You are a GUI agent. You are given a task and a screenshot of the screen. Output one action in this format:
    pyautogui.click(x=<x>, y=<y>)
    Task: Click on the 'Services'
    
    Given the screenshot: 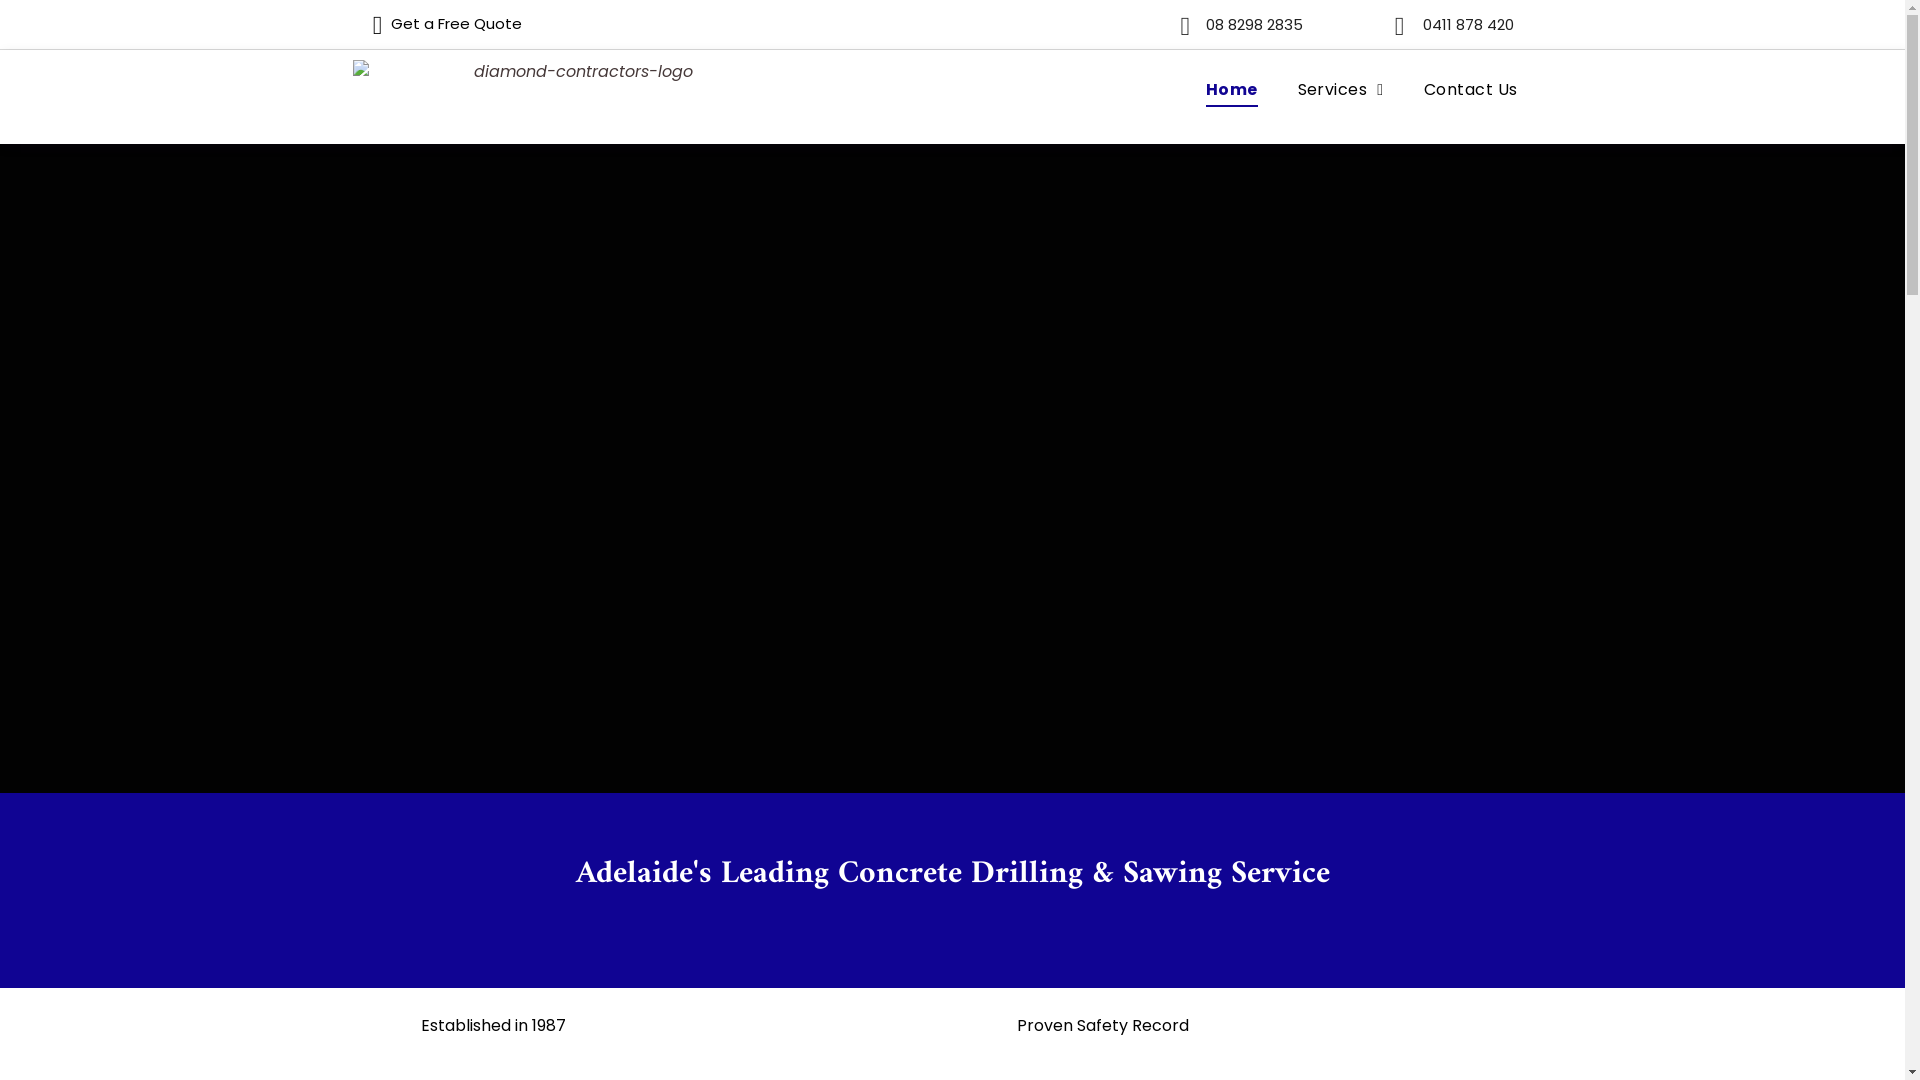 What is the action you would take?
    pyautogui.click(x=1340, y=88)
    